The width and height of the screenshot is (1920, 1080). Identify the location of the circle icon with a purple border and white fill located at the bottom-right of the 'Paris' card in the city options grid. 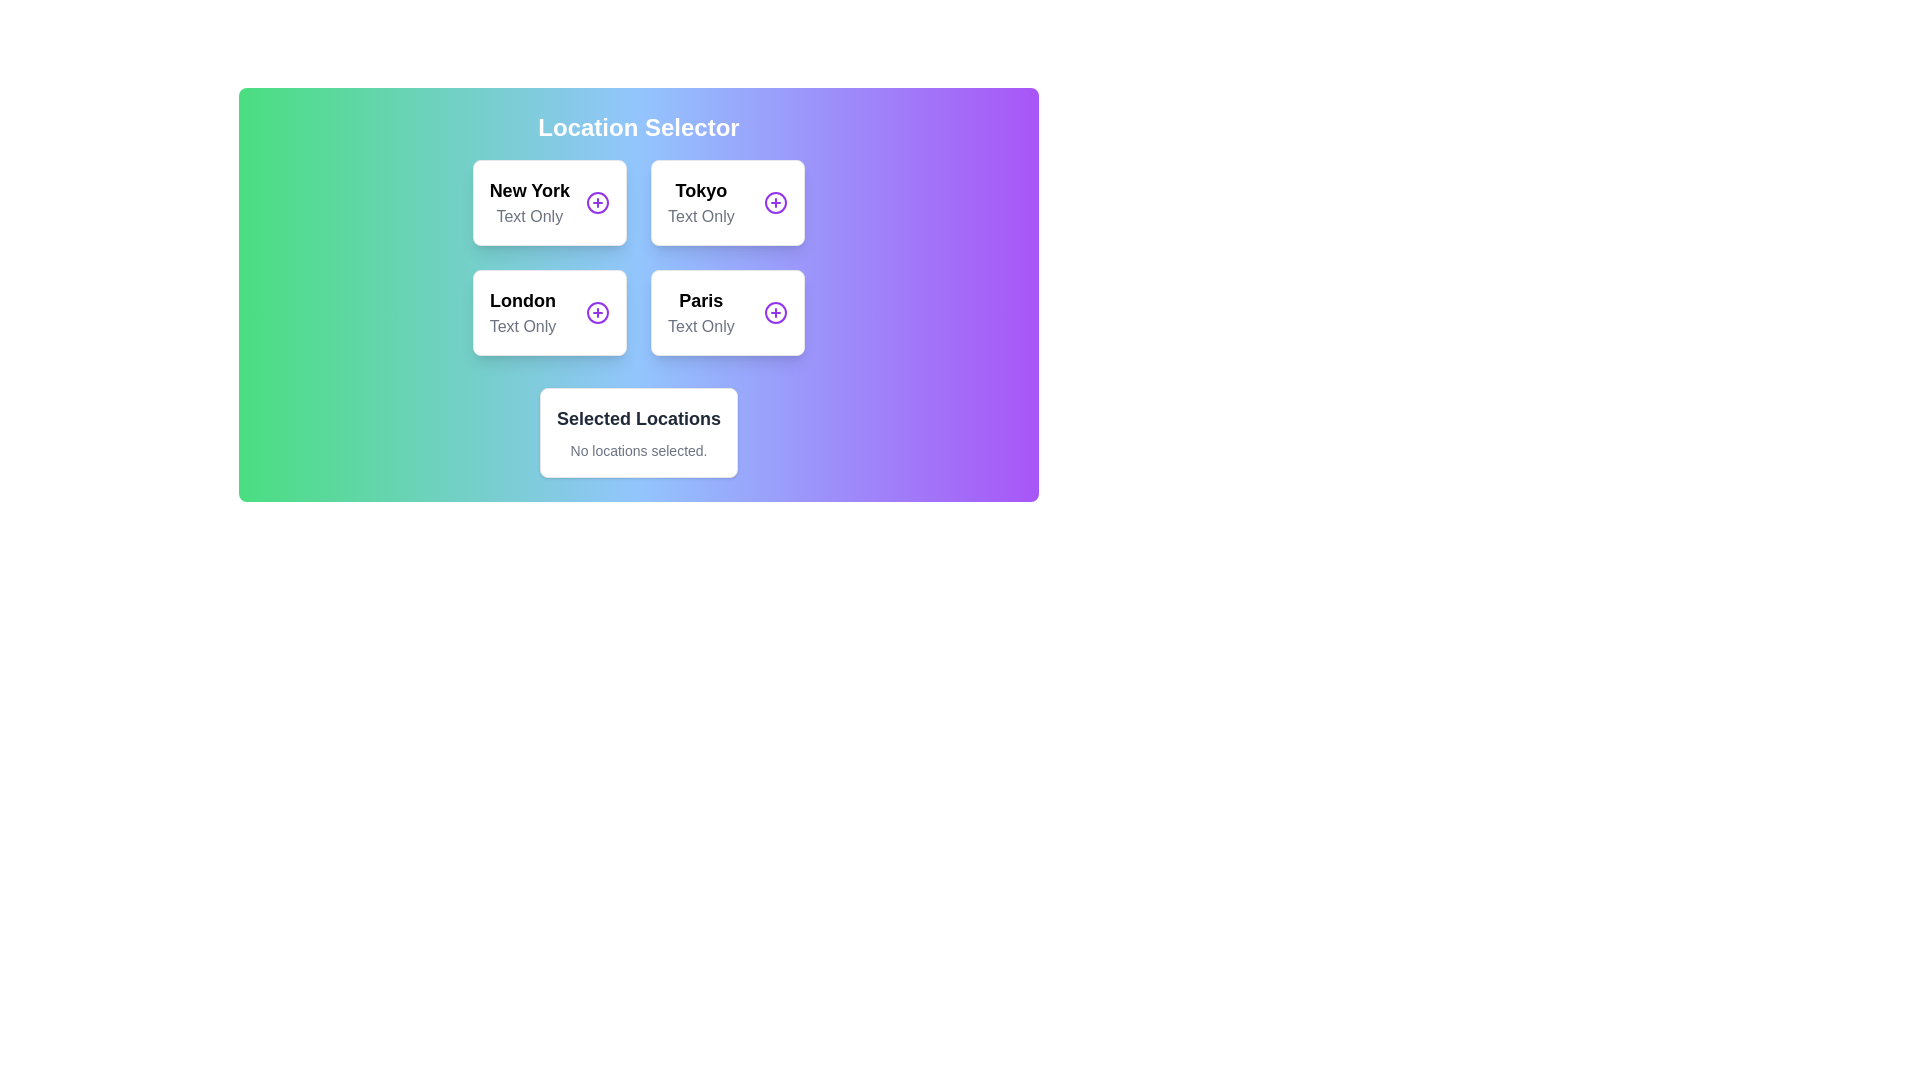
(775, 312).